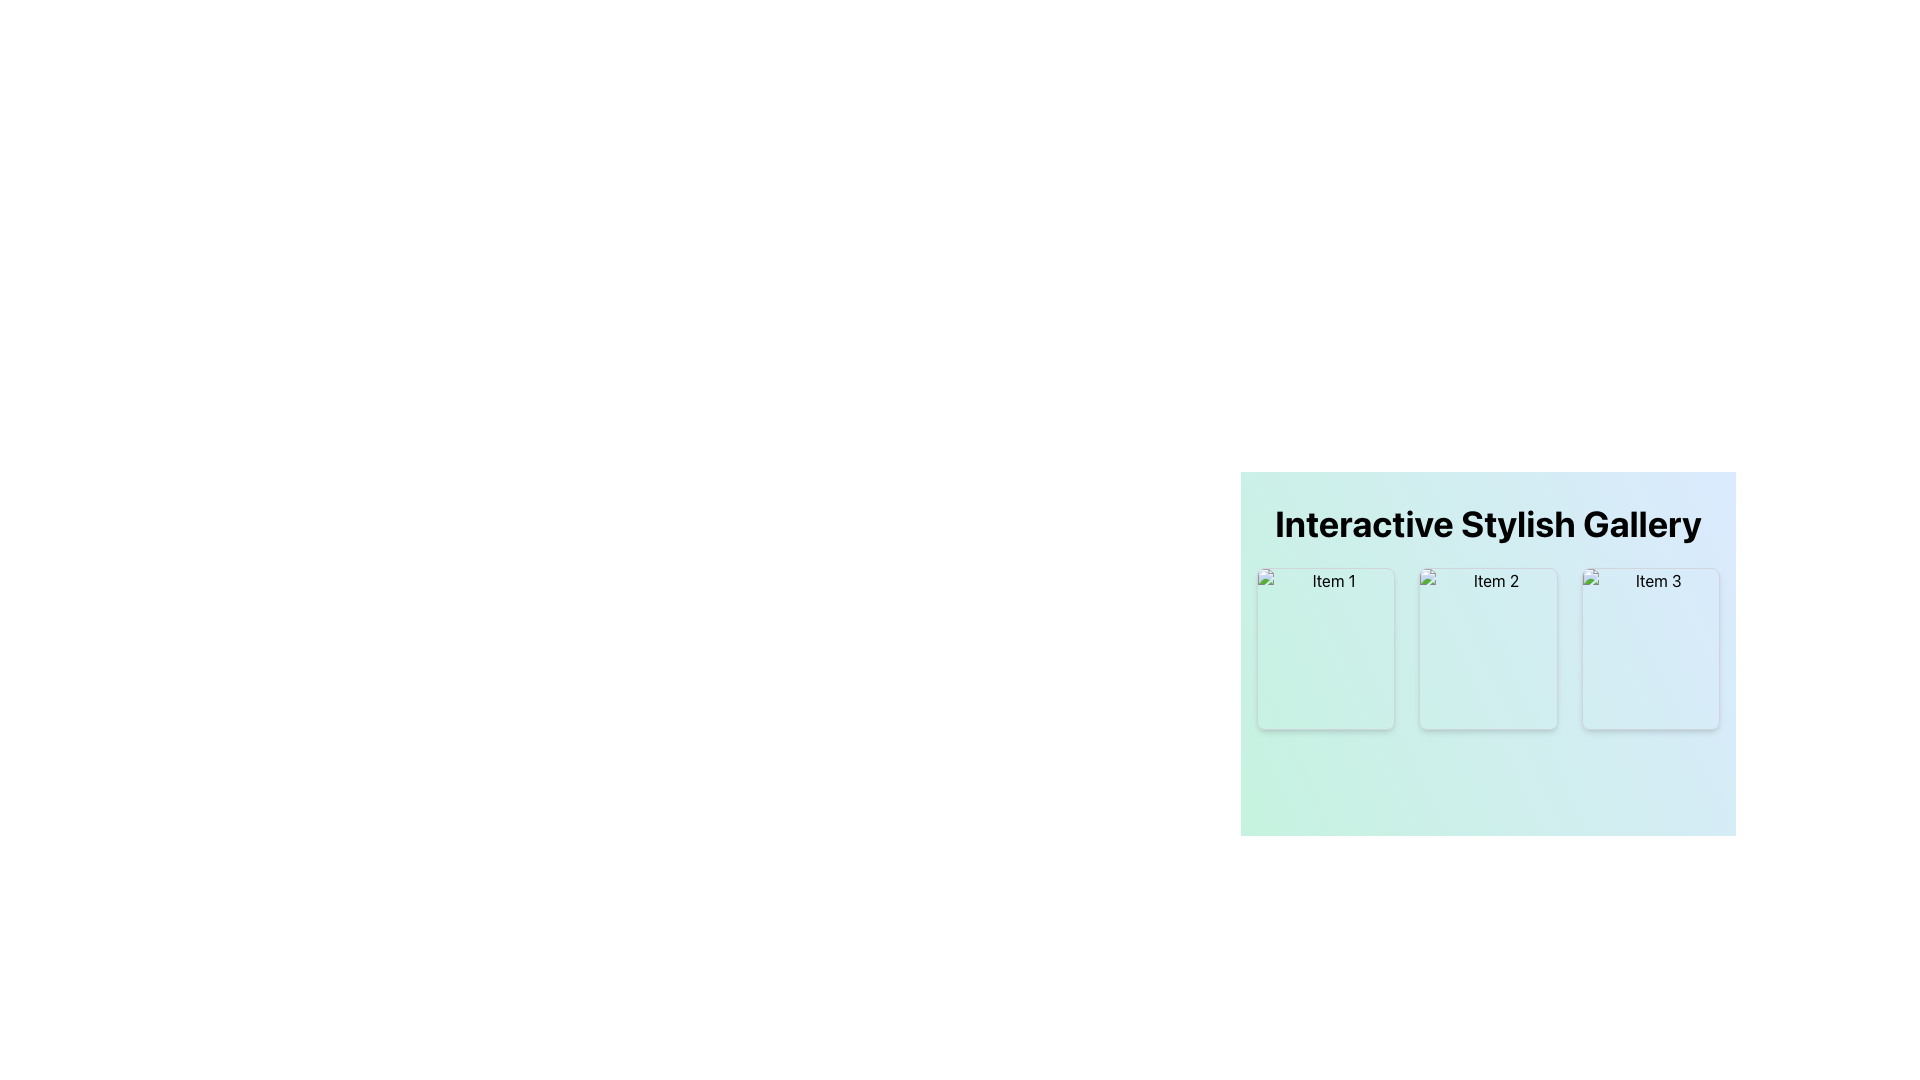 The height and width of the screenshot is (1080, 1920). I want to click on the second card component in the gallery layout, so click(1488, 648).